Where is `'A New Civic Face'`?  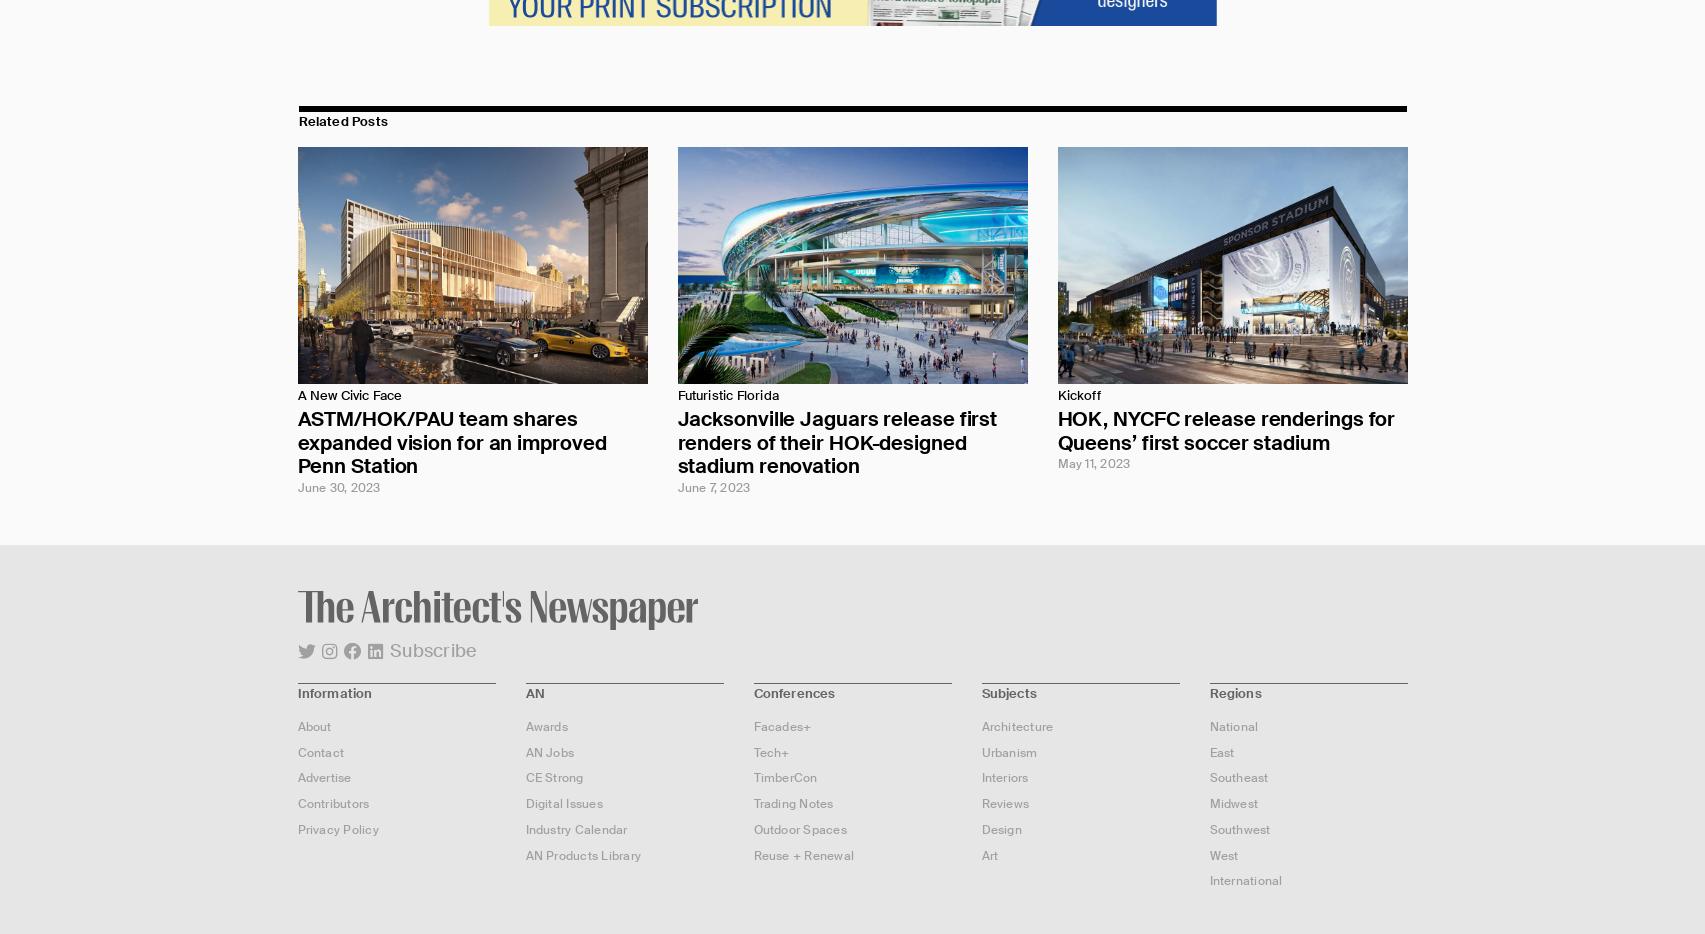
'A New Civic Face' is located at coordinates (296, 394).